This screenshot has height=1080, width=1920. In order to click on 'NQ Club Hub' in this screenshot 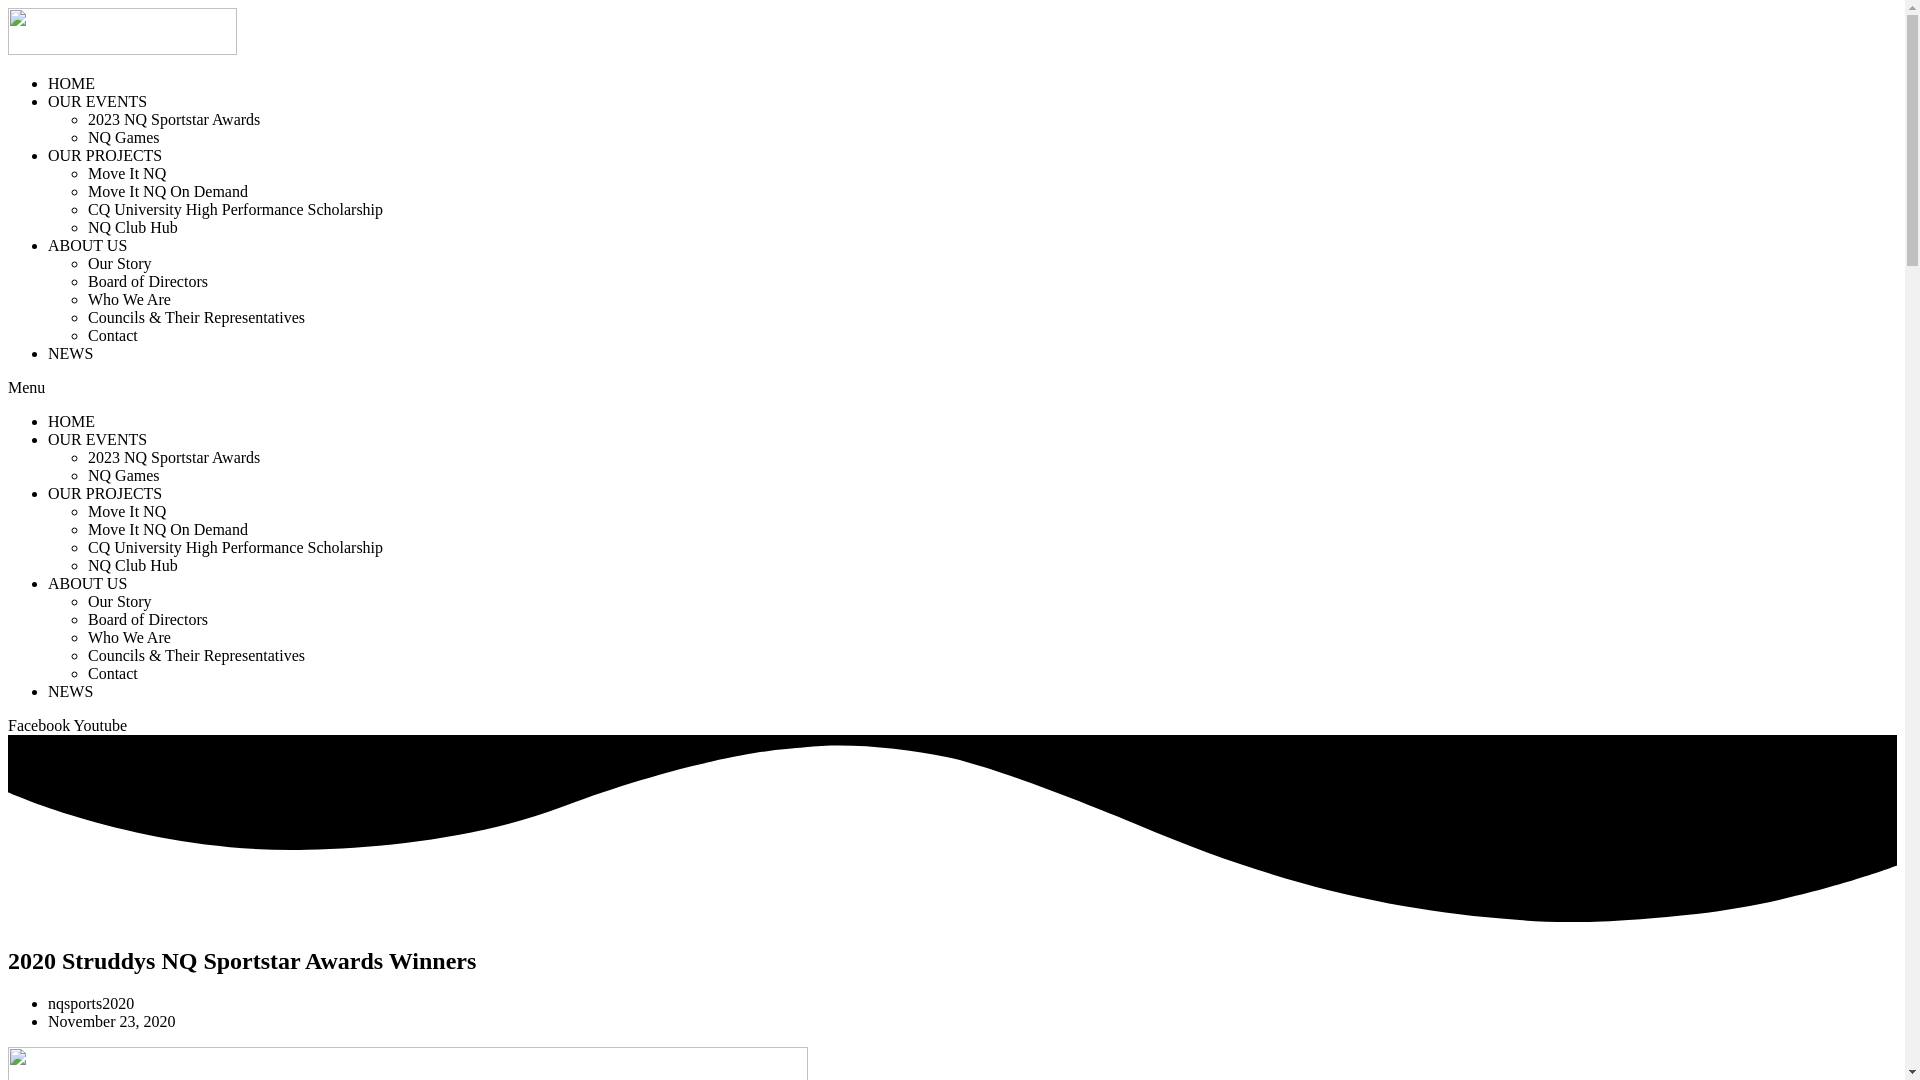, I will do `click(132, 226)`.